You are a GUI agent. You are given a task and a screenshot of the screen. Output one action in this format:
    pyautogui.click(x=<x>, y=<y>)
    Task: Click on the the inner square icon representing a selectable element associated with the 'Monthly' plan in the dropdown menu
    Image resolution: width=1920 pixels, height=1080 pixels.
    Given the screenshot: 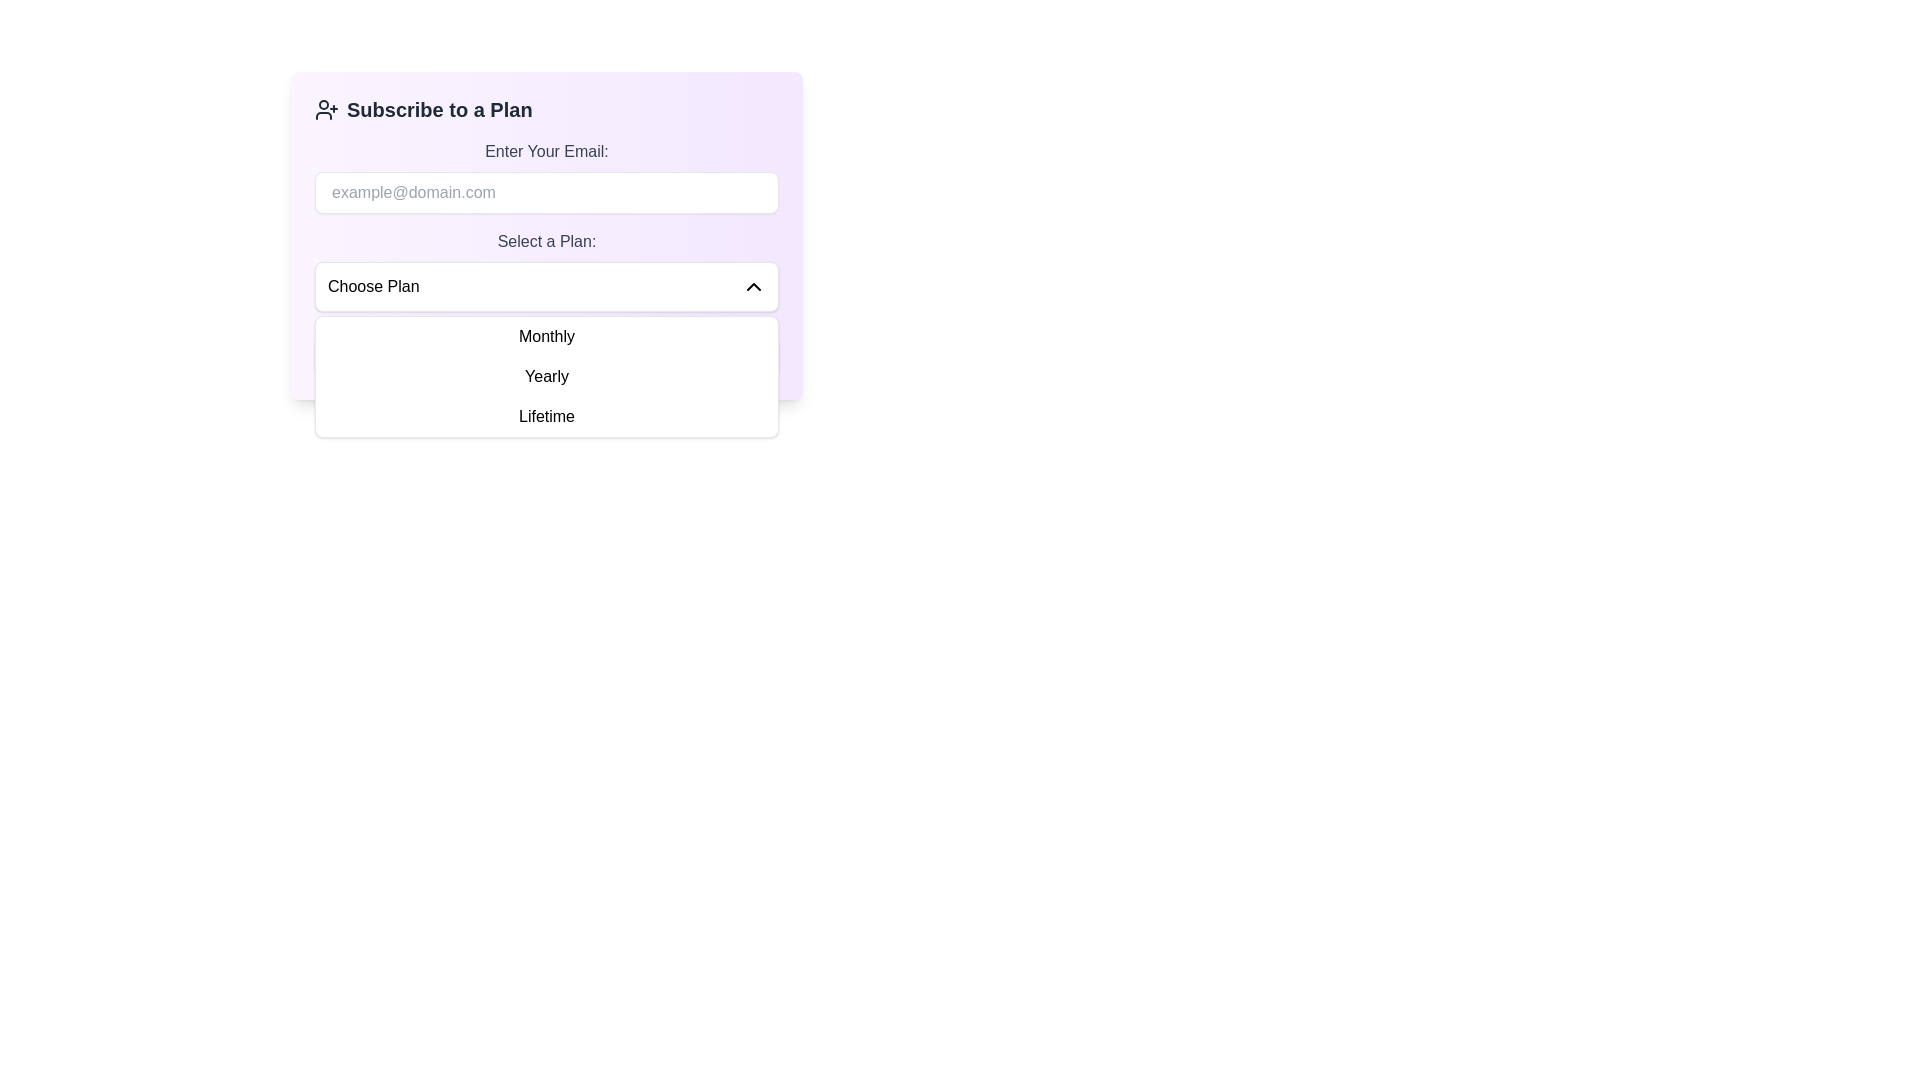 What is the action you would take?
    pyautogui.click(x=695, y=354)
    